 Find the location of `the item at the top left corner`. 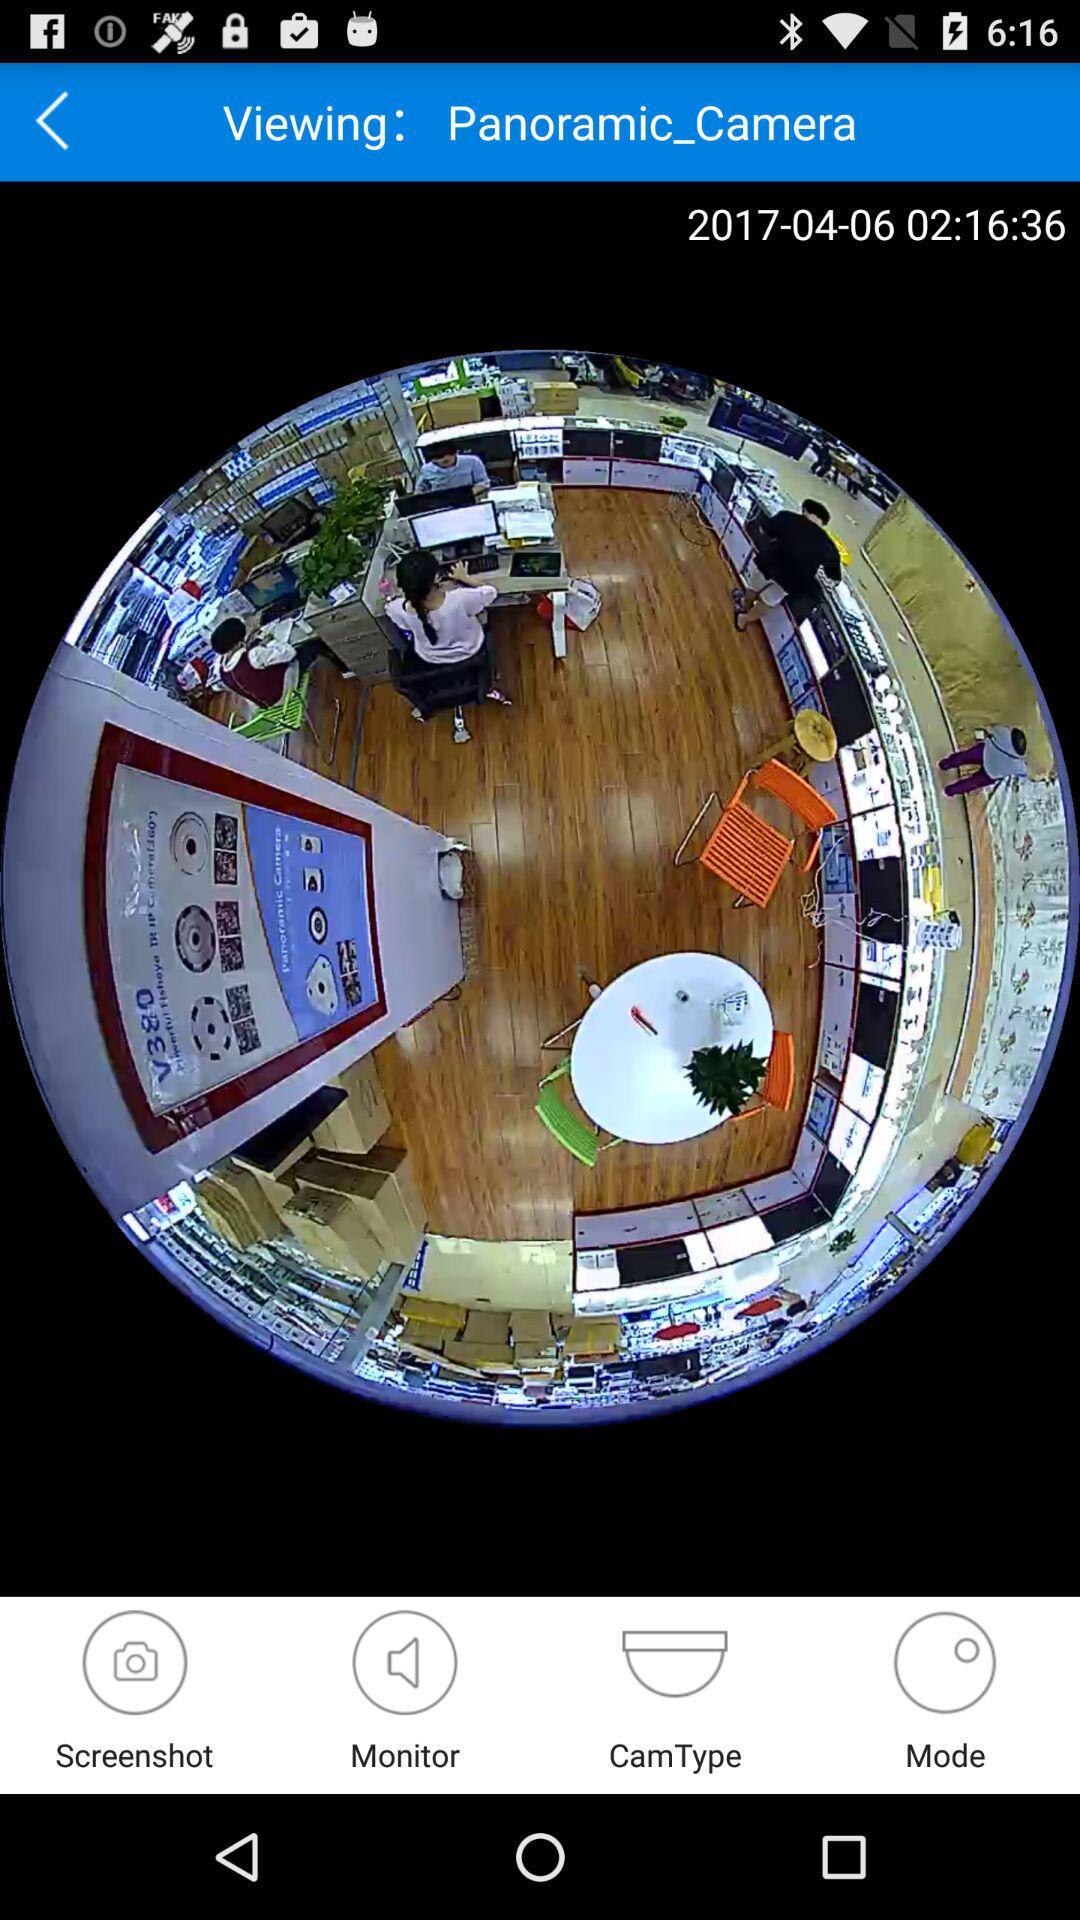

the item at the top left corner is located at coordinates (58, 121).